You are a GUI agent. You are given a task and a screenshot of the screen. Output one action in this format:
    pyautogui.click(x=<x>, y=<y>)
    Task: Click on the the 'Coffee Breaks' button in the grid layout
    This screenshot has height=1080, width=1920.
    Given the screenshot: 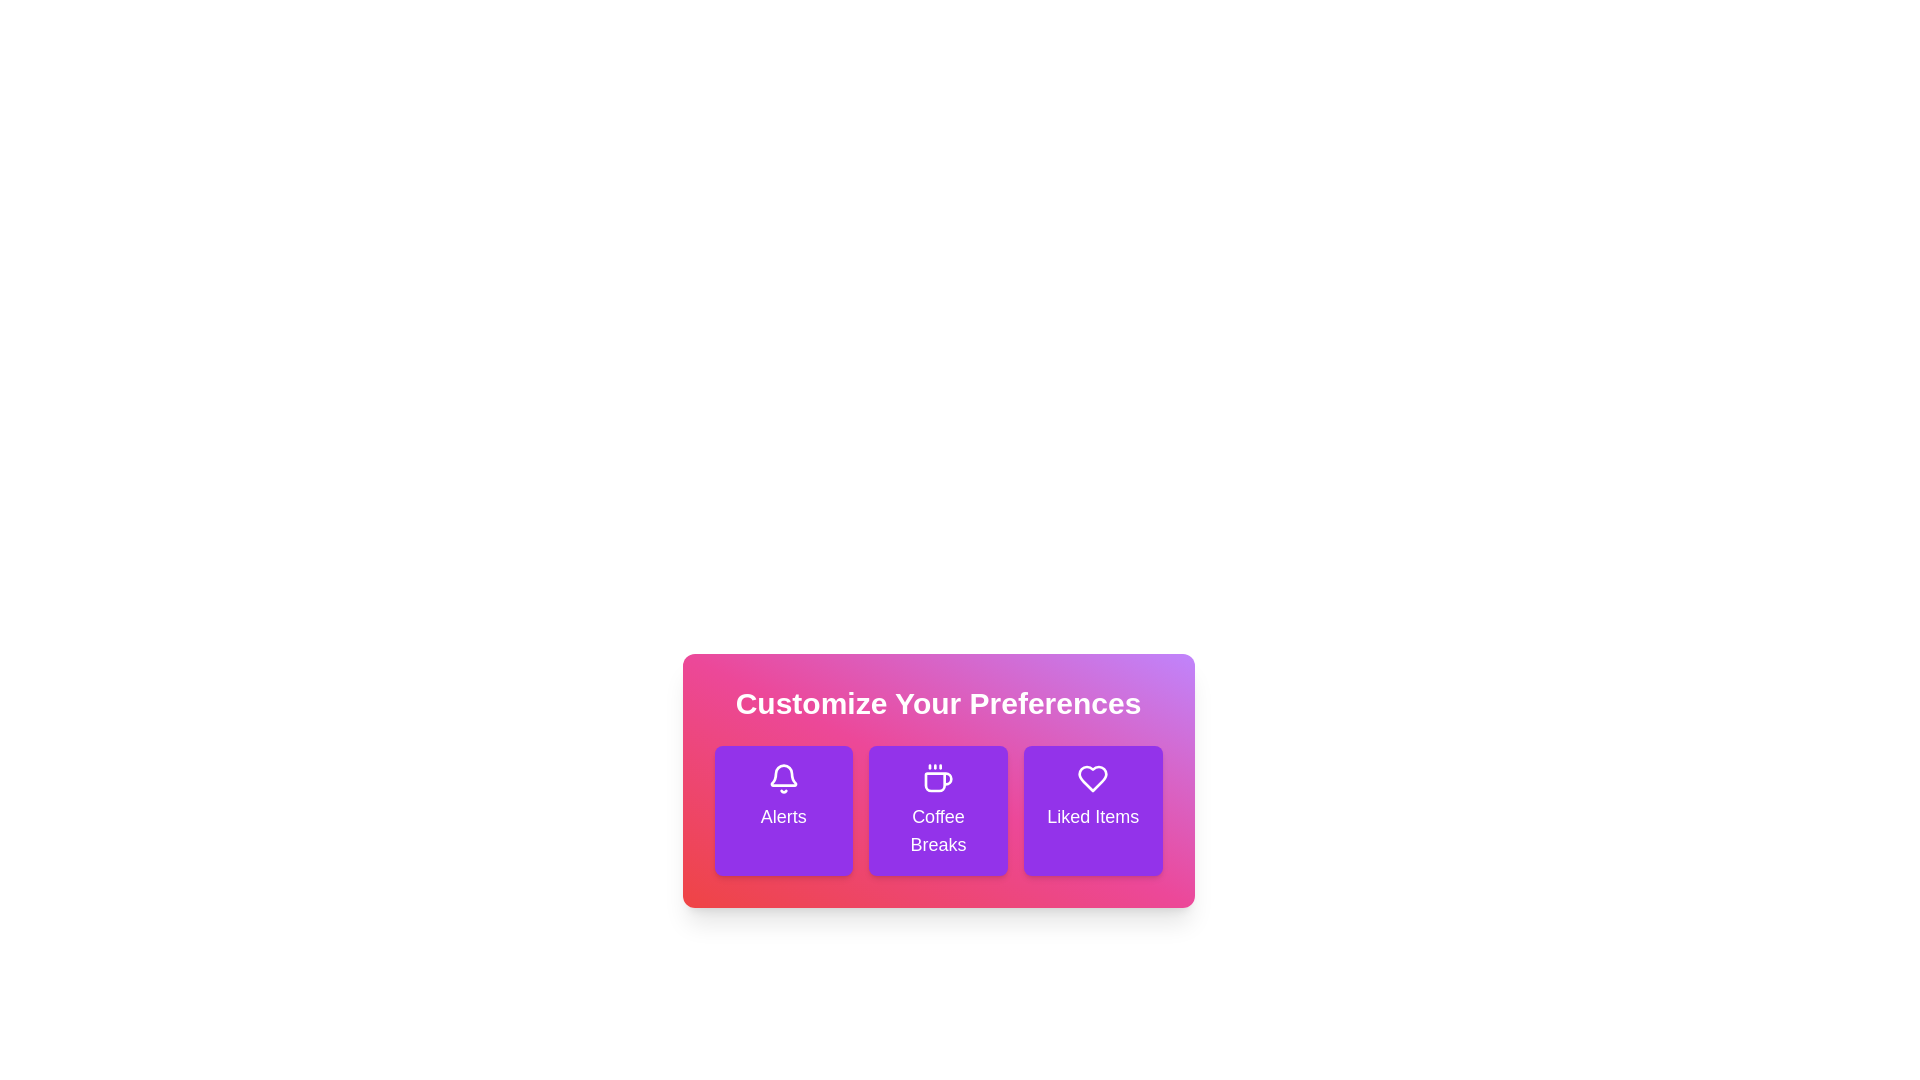 What is the action you would take?
    pyautogui.click(x=937, y=810)
    